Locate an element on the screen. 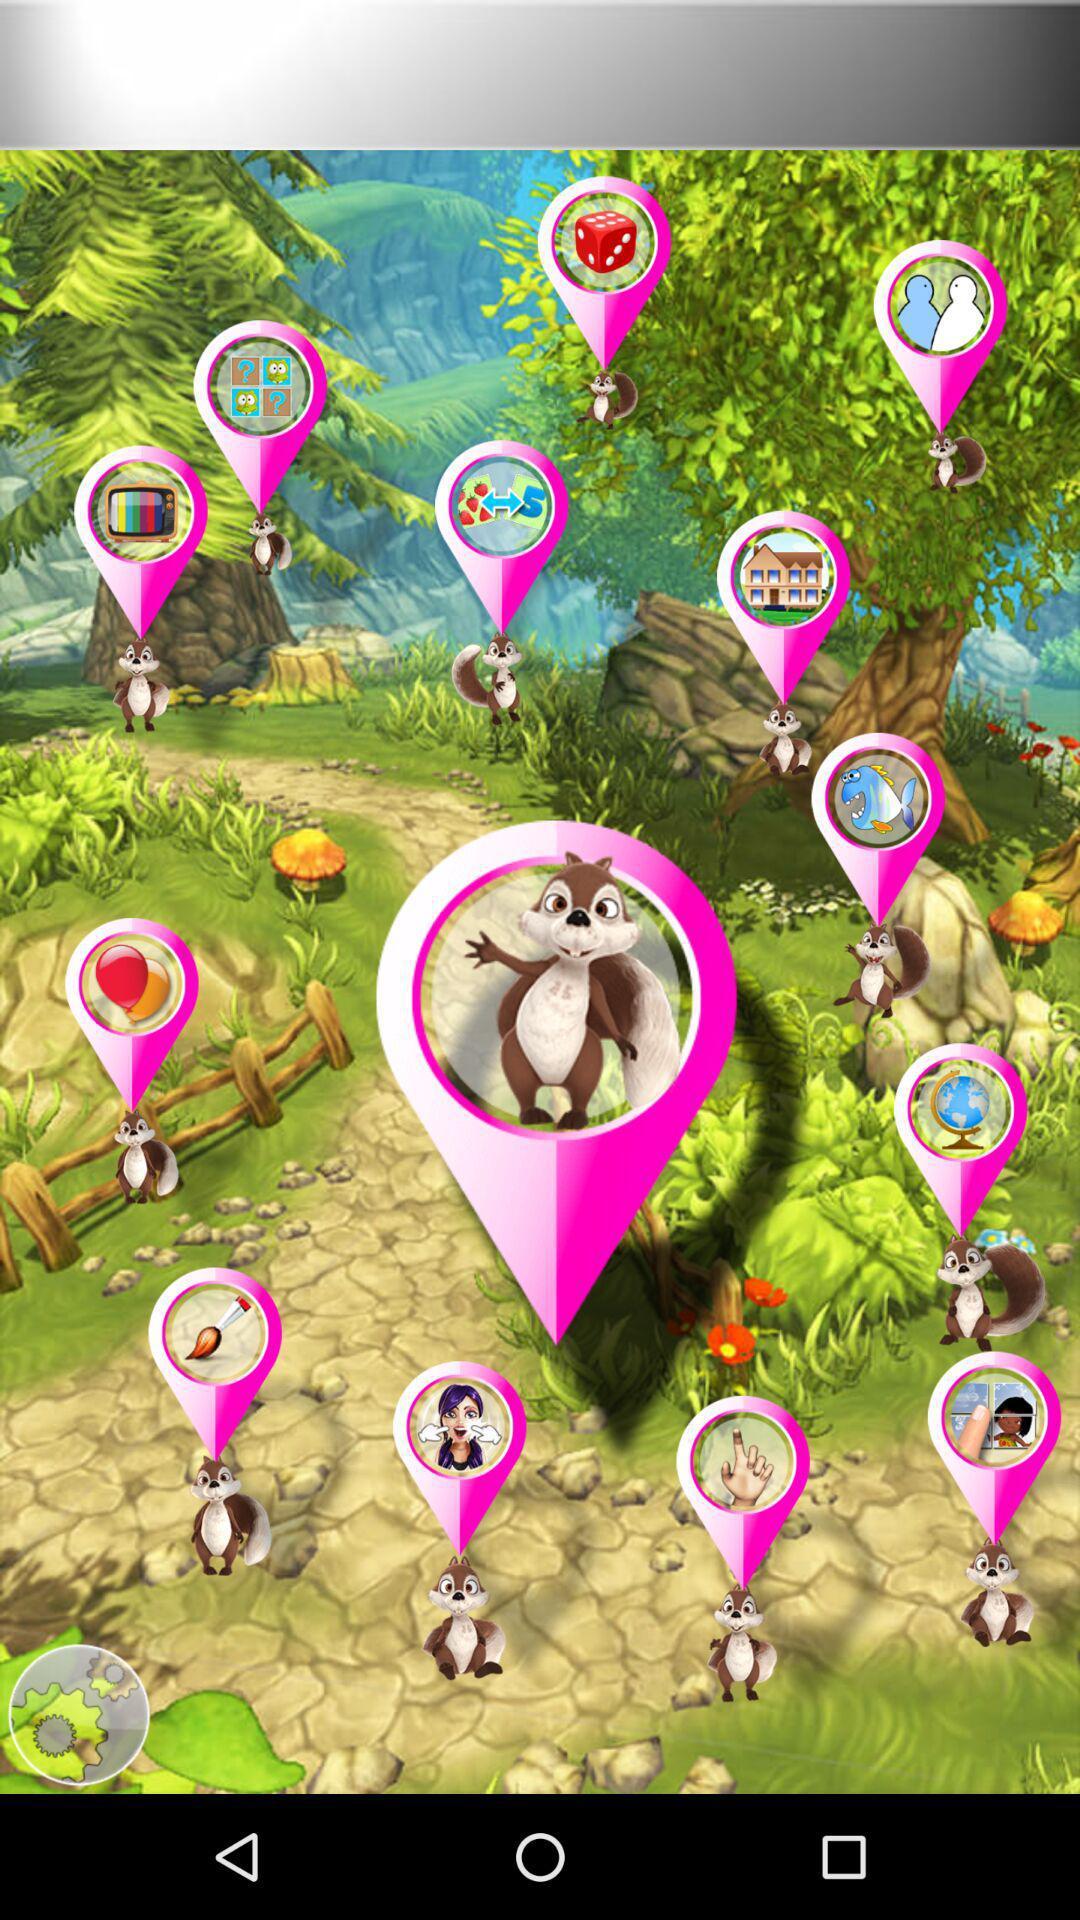 This screenshot has width=1080, height=1920. it is game key is located at coordinates (825, 675).